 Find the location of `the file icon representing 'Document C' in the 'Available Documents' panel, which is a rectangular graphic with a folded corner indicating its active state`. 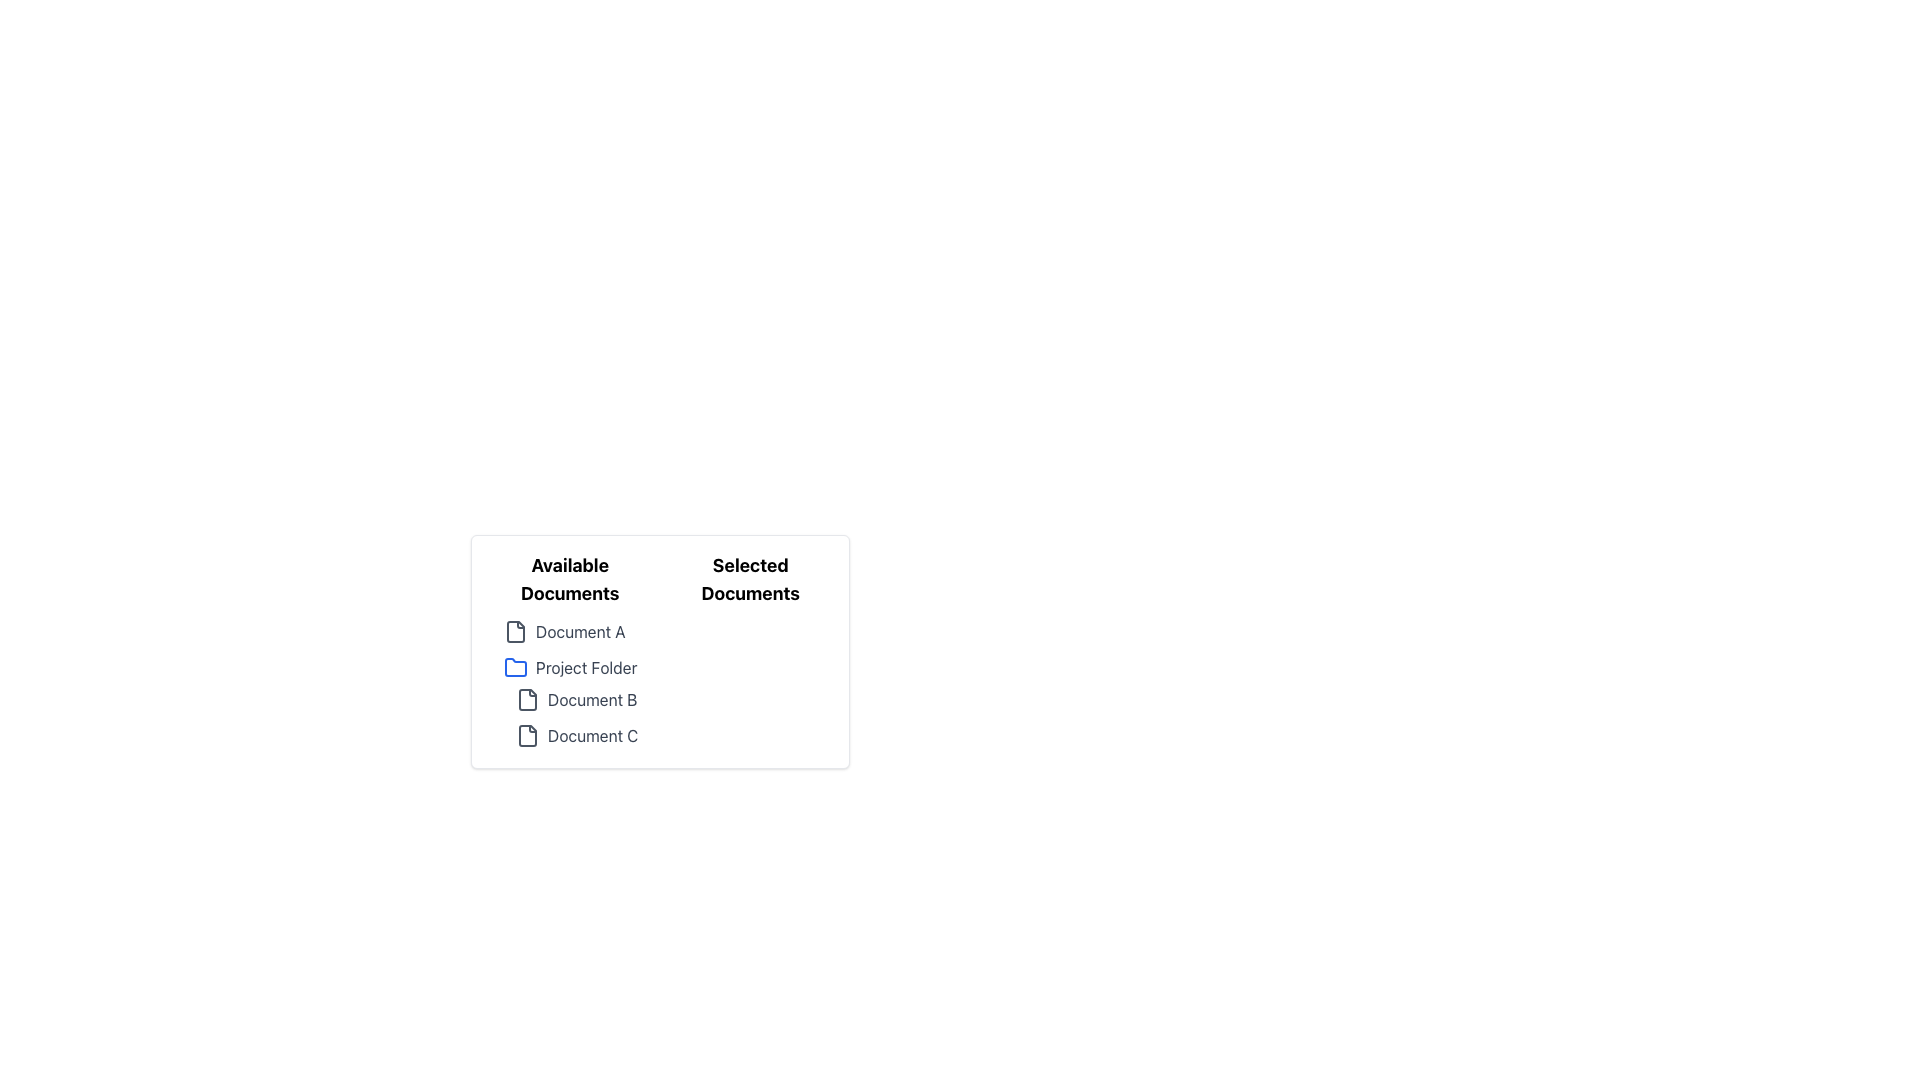

the file icon representing 'Document C' in the 'Available Documents' panel, which is a rectangular graphic with a folded corner indicating its active state is located at coordinates (528, 736).